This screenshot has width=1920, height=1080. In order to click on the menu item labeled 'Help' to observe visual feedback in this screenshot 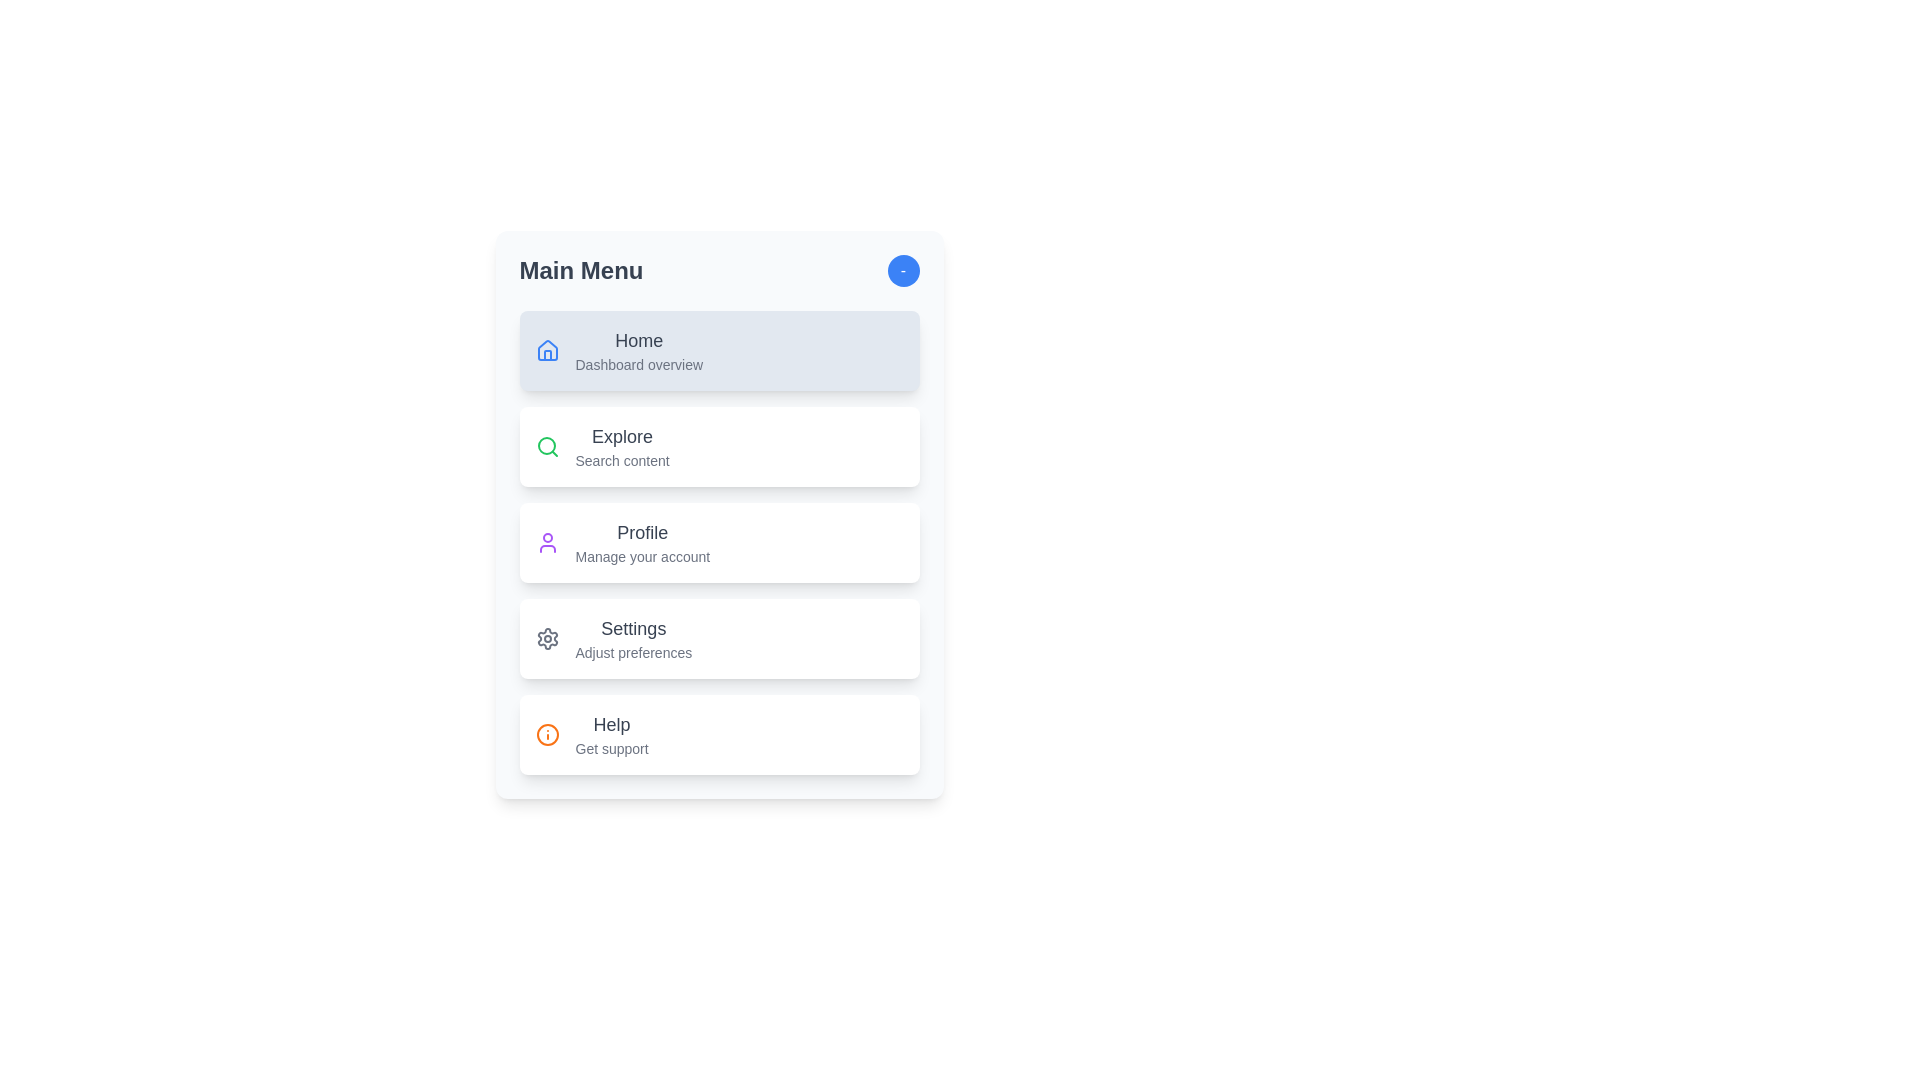, I will do `click(719, 735)`.